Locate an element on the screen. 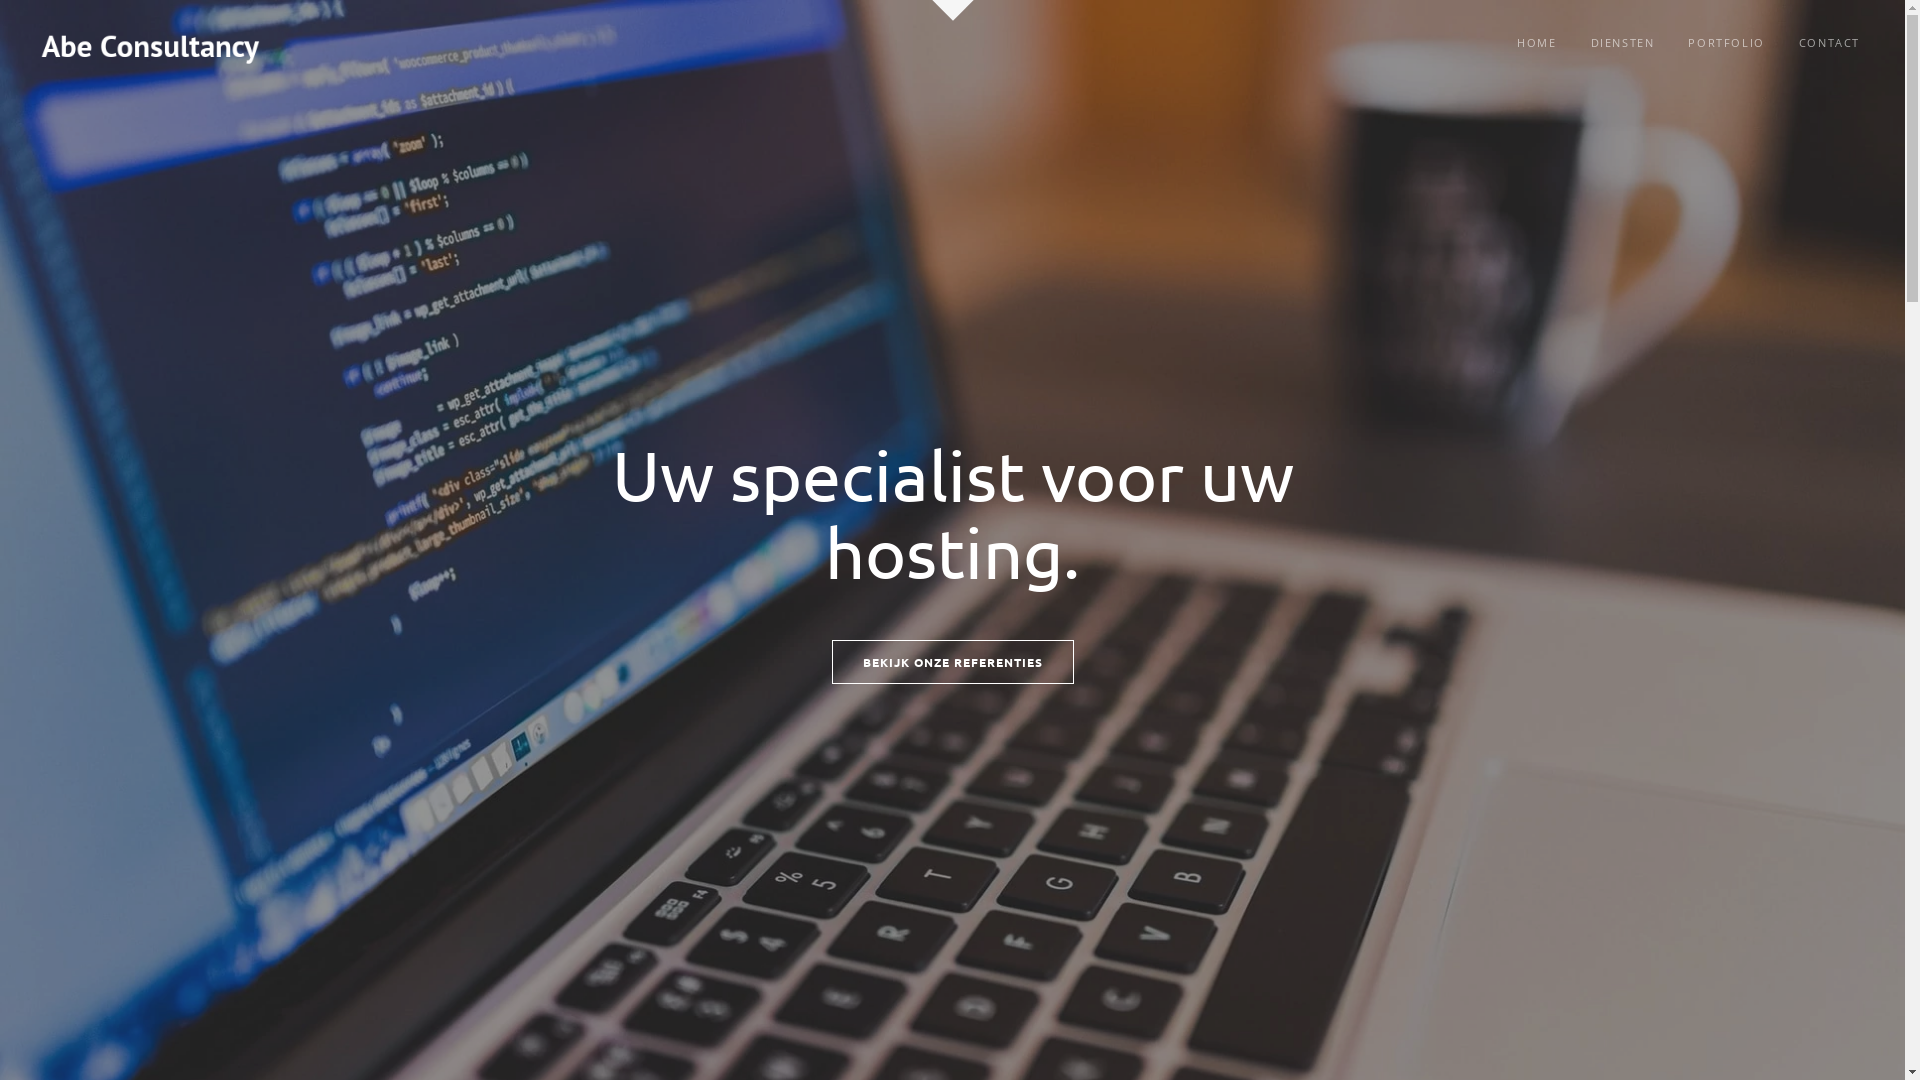  'CONTACT' is located at coordinates (1829, 42).